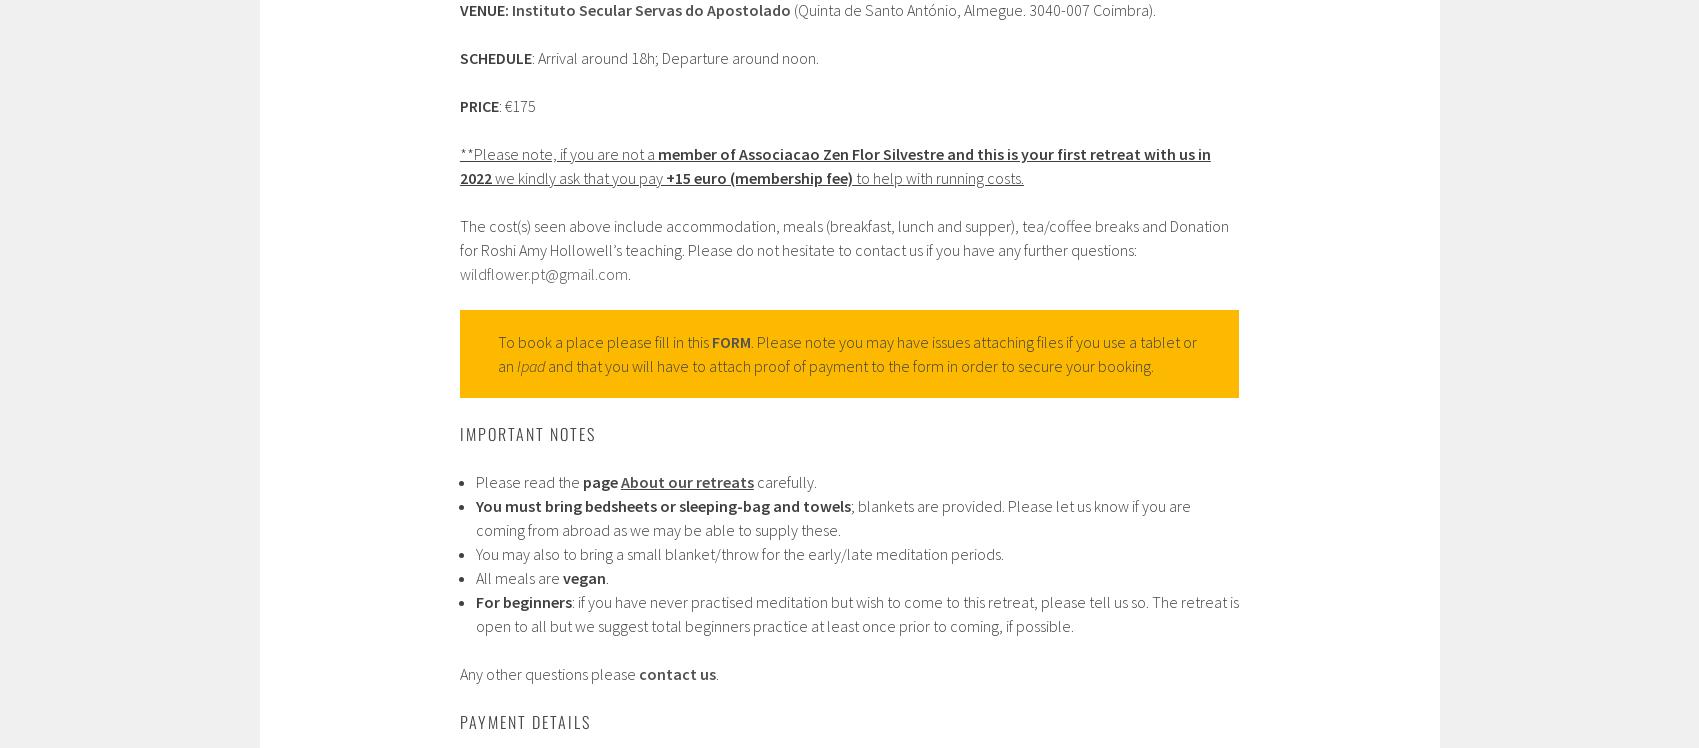  I want to click on 'All meals are', so click(474, 577).